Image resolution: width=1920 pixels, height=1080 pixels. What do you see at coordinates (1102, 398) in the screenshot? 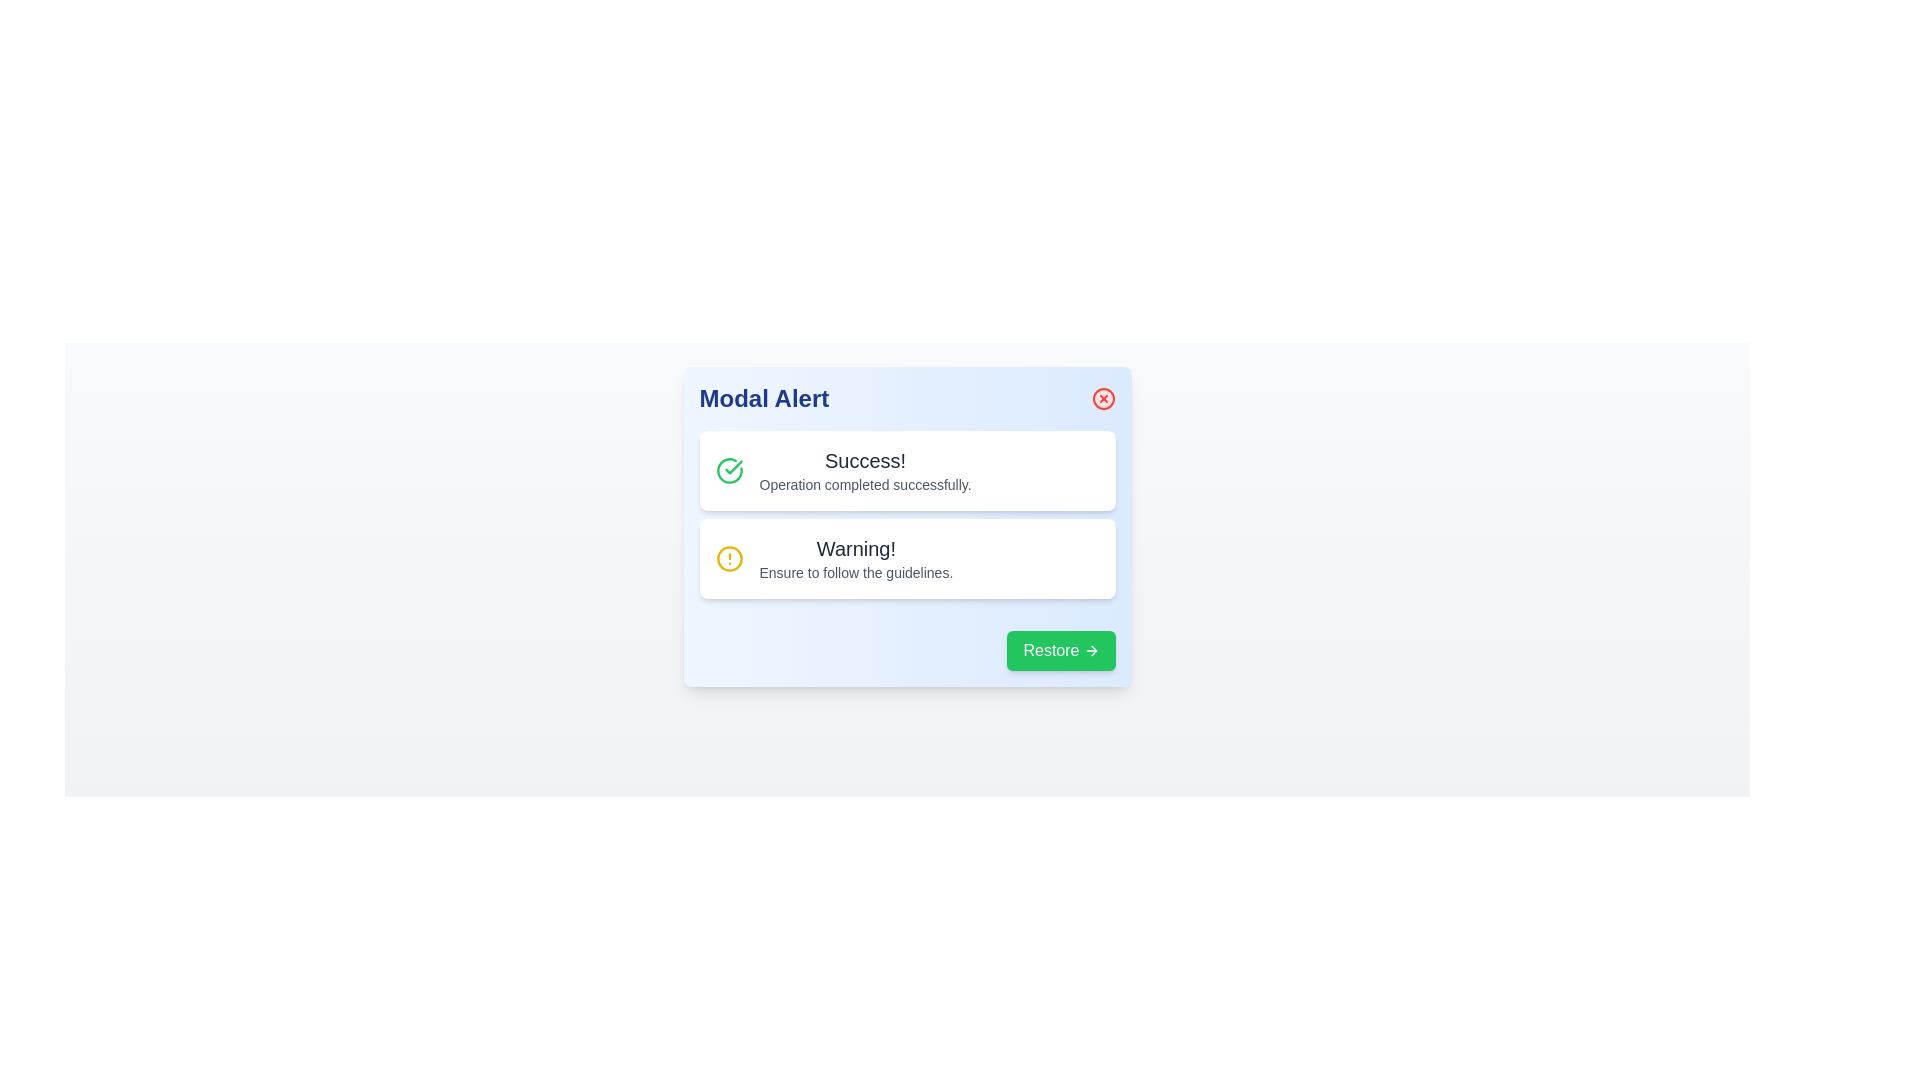
I see `the circular red-bordered button with a red 'X' icon in the top-right corner of the 'Modal Alert' header` at bounding box center [1102, 398].